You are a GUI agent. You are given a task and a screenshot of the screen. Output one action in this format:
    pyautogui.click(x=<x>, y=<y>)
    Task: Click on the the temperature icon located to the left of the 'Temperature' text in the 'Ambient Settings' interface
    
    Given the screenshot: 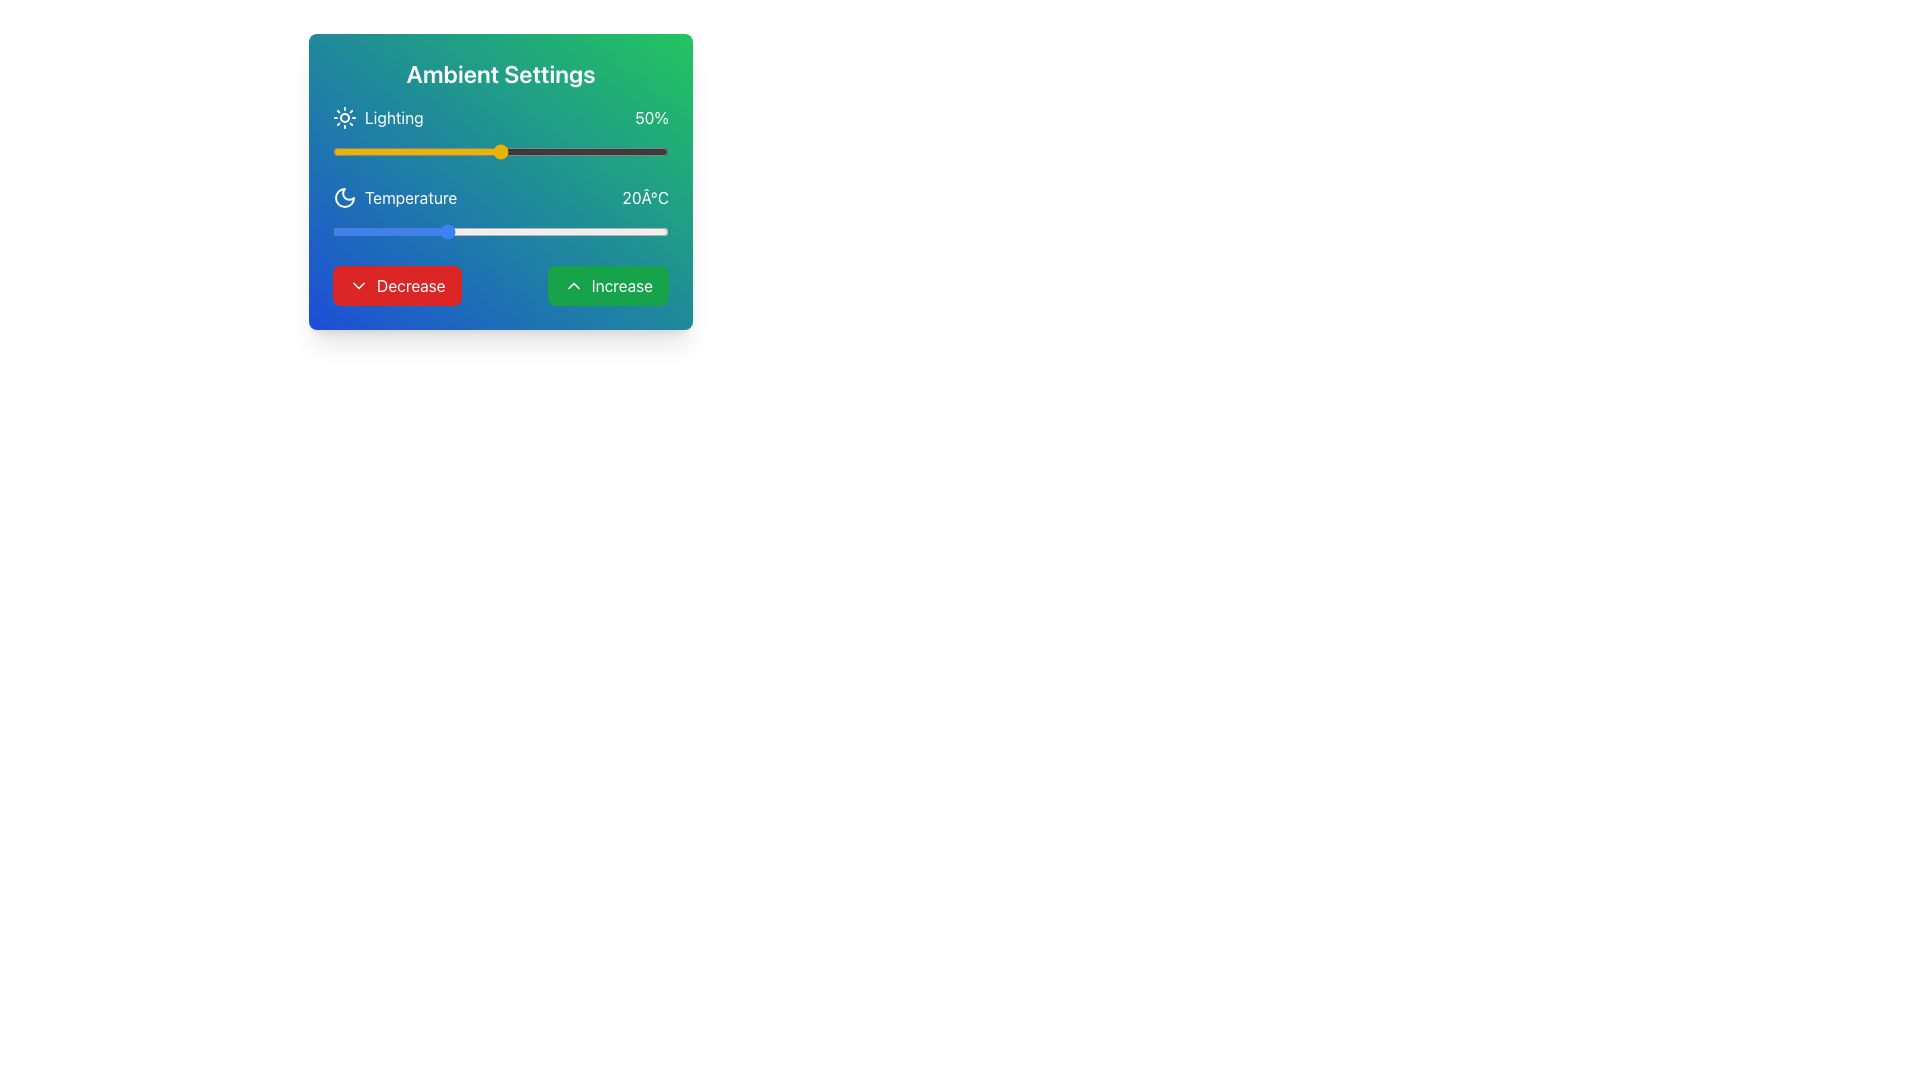 What is the action you would take?
    pyautogui.click(x=345, y=197)
    